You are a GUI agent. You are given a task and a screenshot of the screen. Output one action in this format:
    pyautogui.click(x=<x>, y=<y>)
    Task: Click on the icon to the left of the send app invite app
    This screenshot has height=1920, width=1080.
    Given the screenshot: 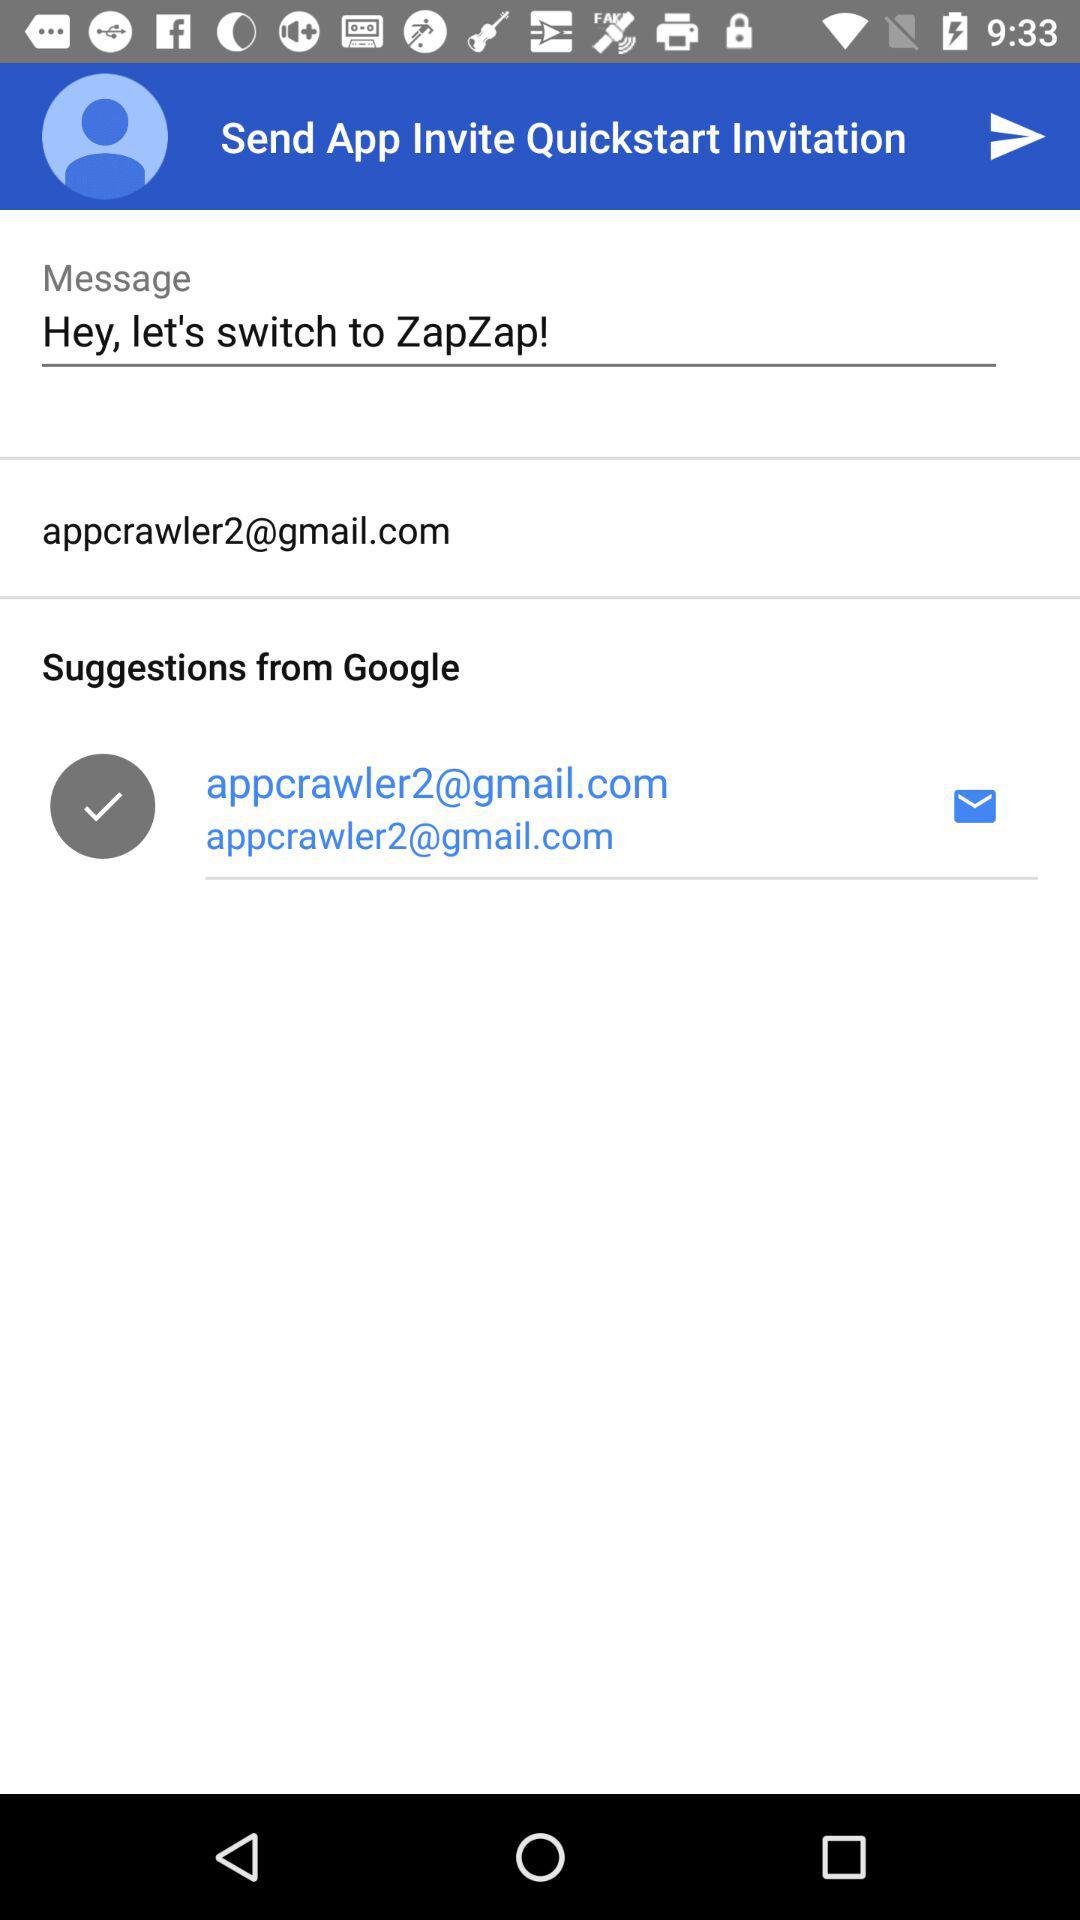 What is the action you would take?
    pyautogui.click(x=104, y=135)
    